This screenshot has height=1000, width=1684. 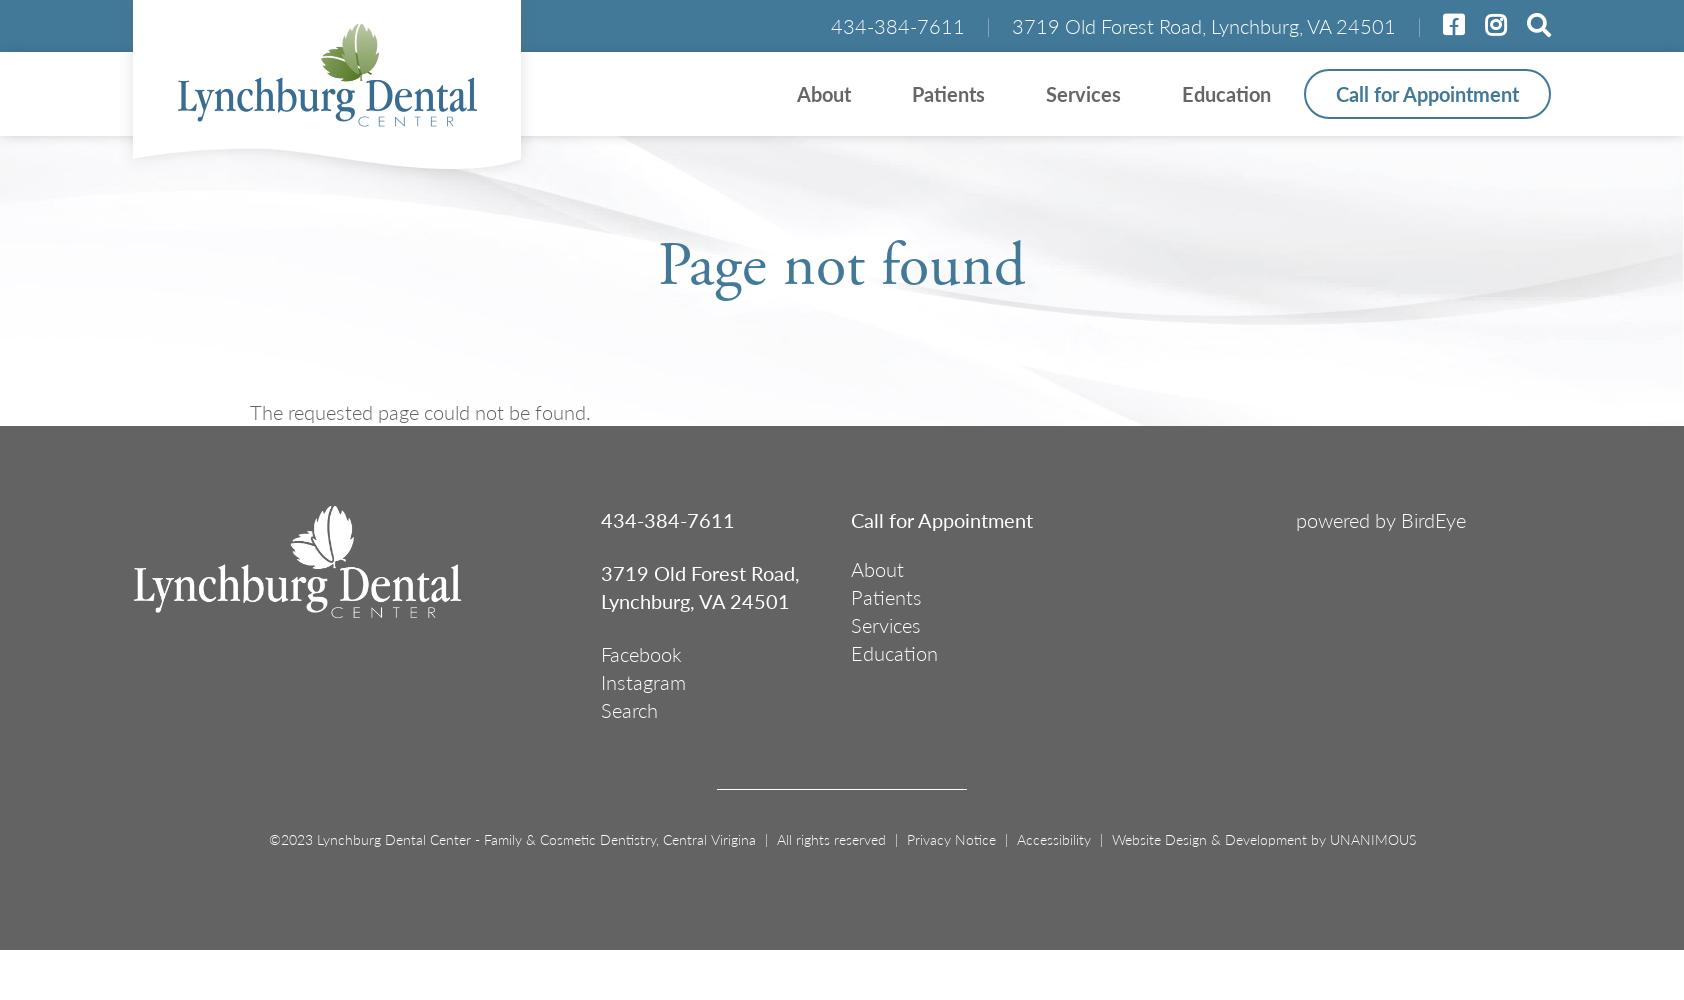 I want to click on 'All rights reserved', so click(x=830, y=838).